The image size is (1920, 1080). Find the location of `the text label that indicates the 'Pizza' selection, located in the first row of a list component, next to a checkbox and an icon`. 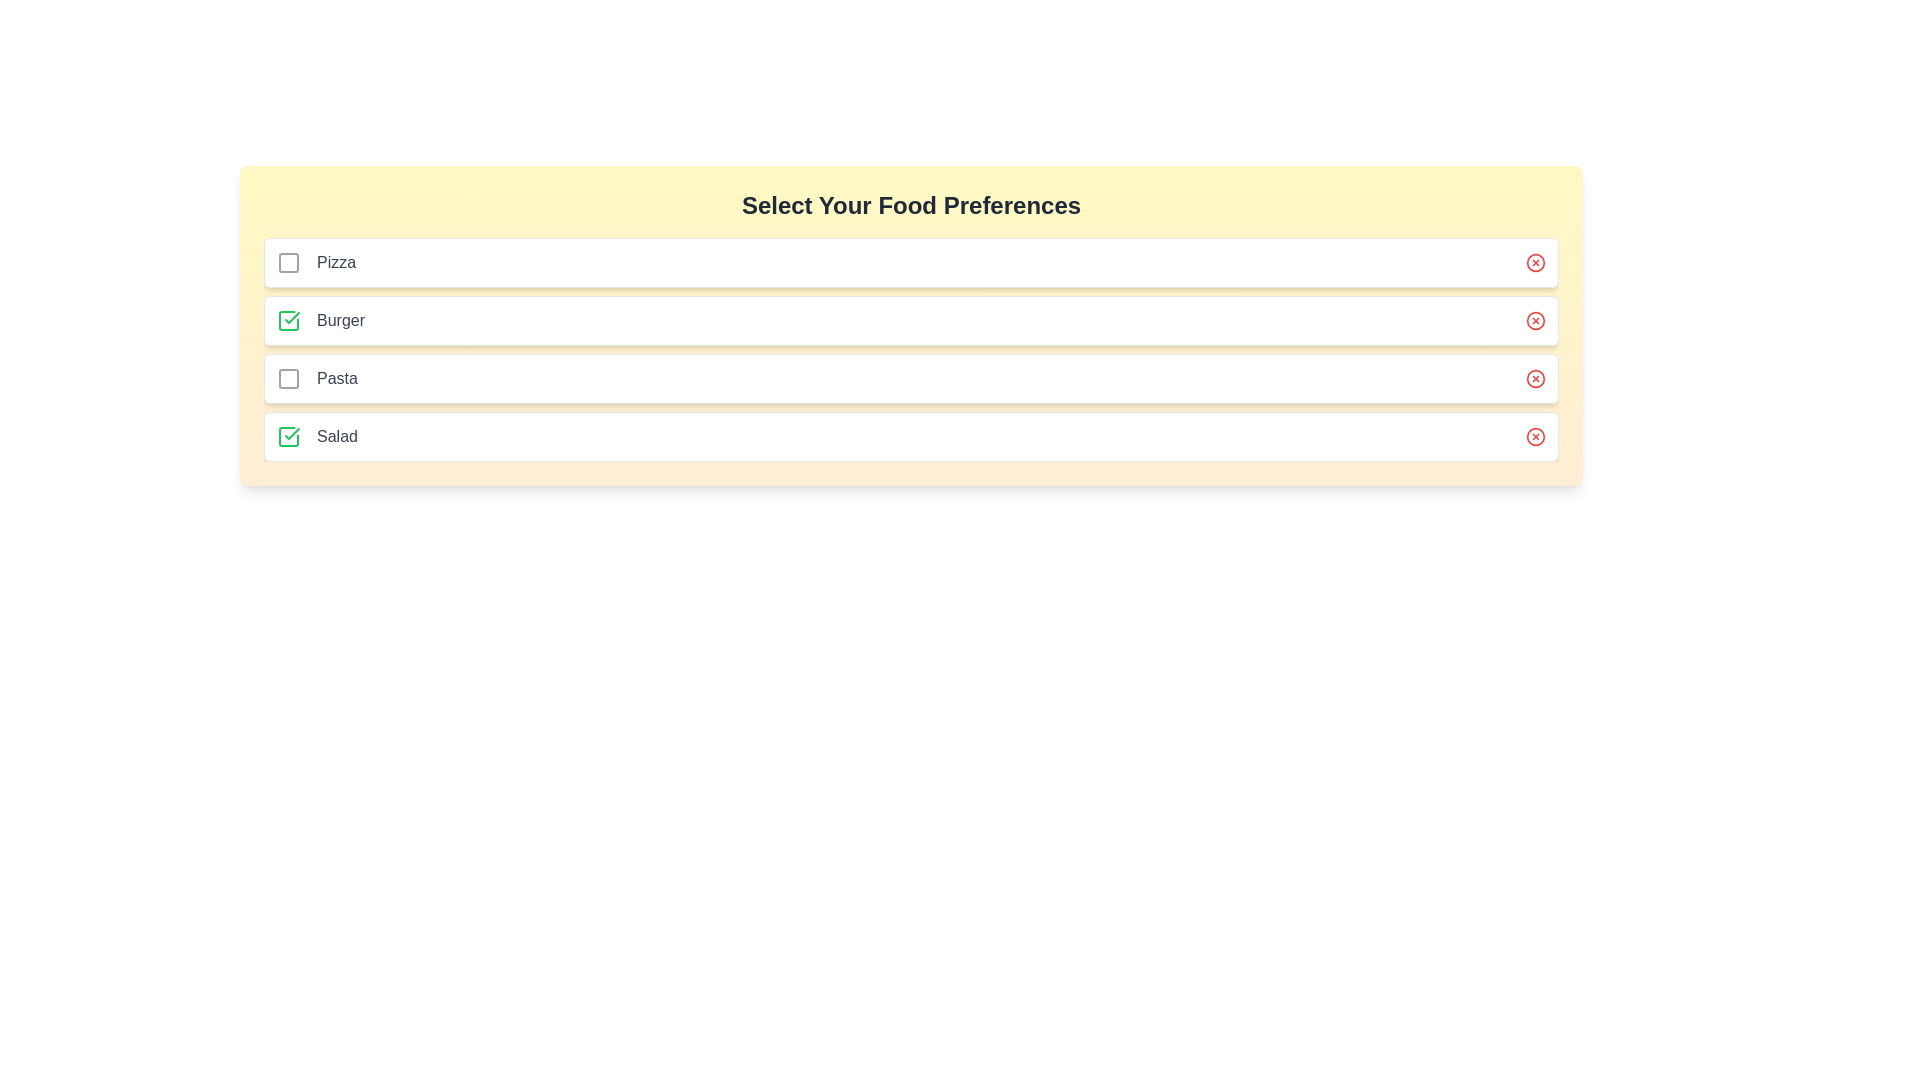

the text label that indicates the 'Pizza' selection, located in the first row of a list component, next to a checkbox and an icon is located at coordinates (336, 261).